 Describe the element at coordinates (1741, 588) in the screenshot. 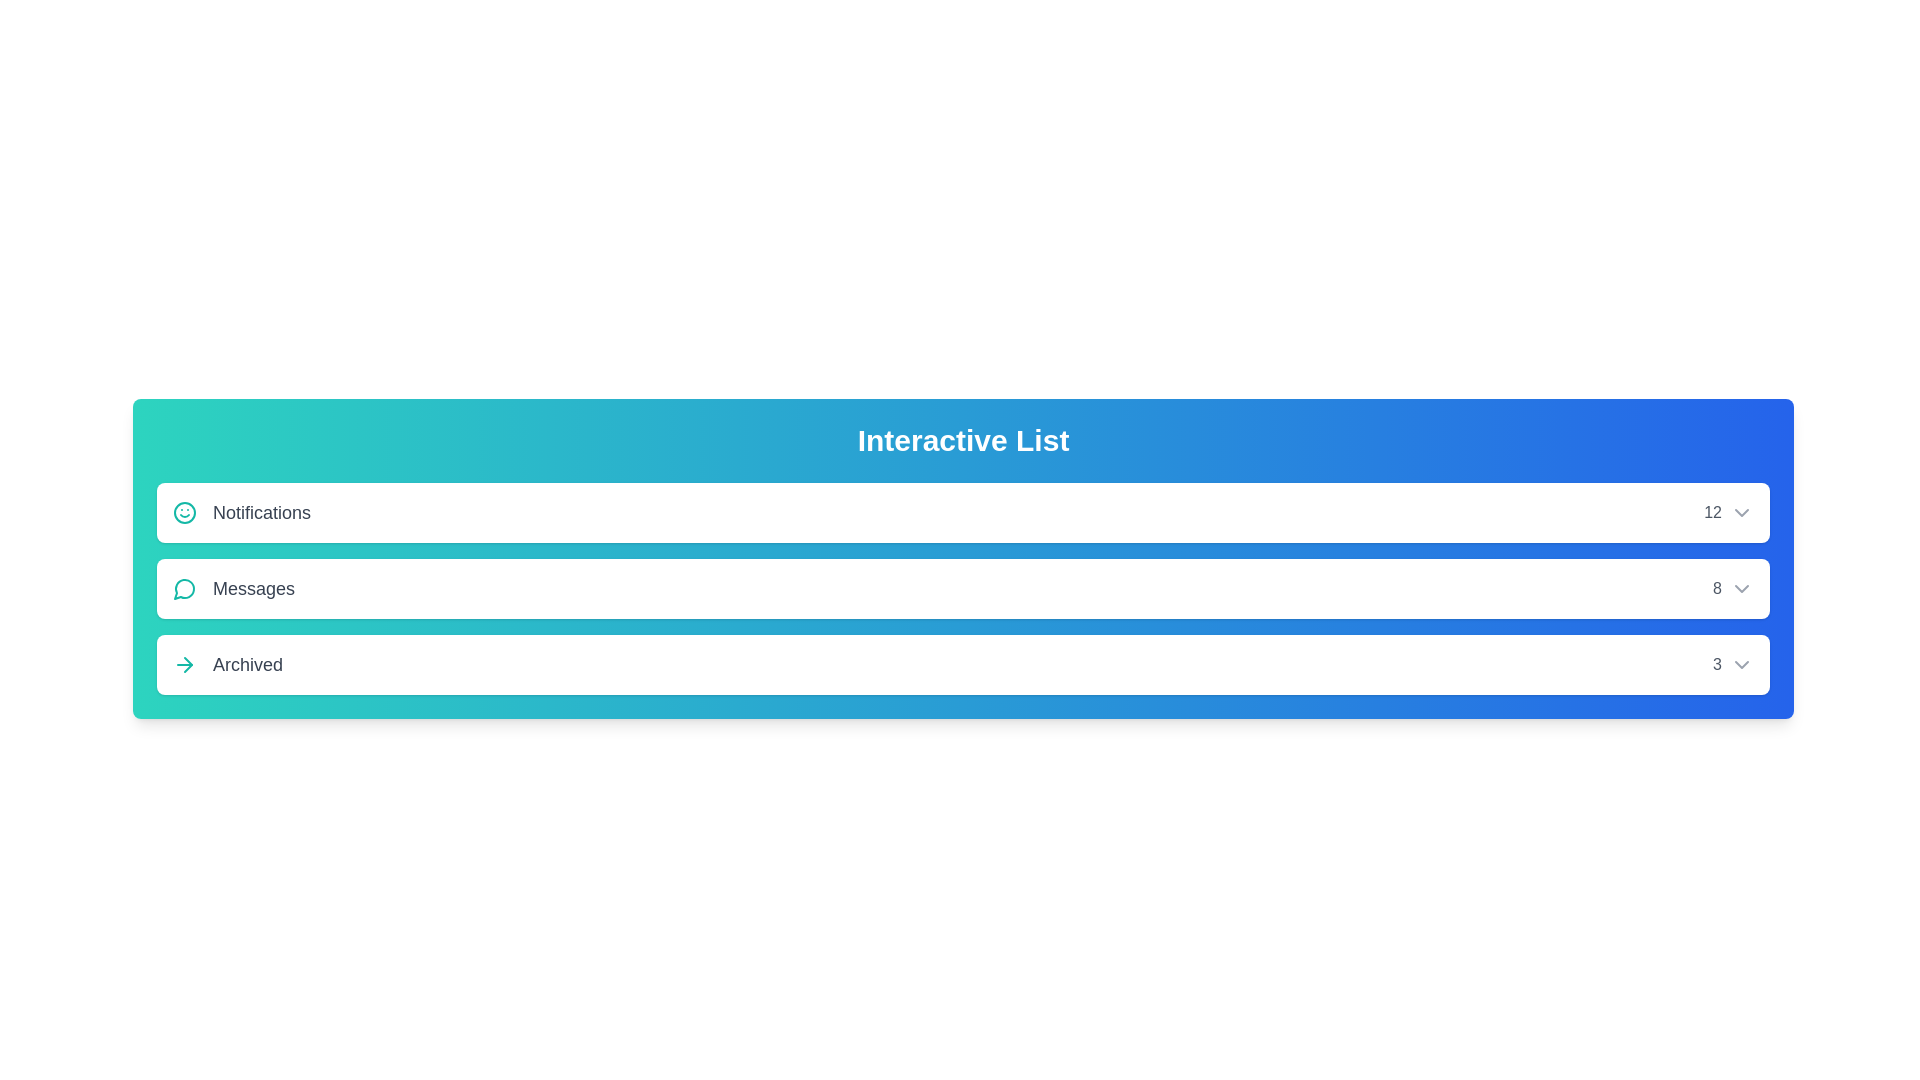

I see `the dropdown icon of the Messages list item to expand its options` at that location.